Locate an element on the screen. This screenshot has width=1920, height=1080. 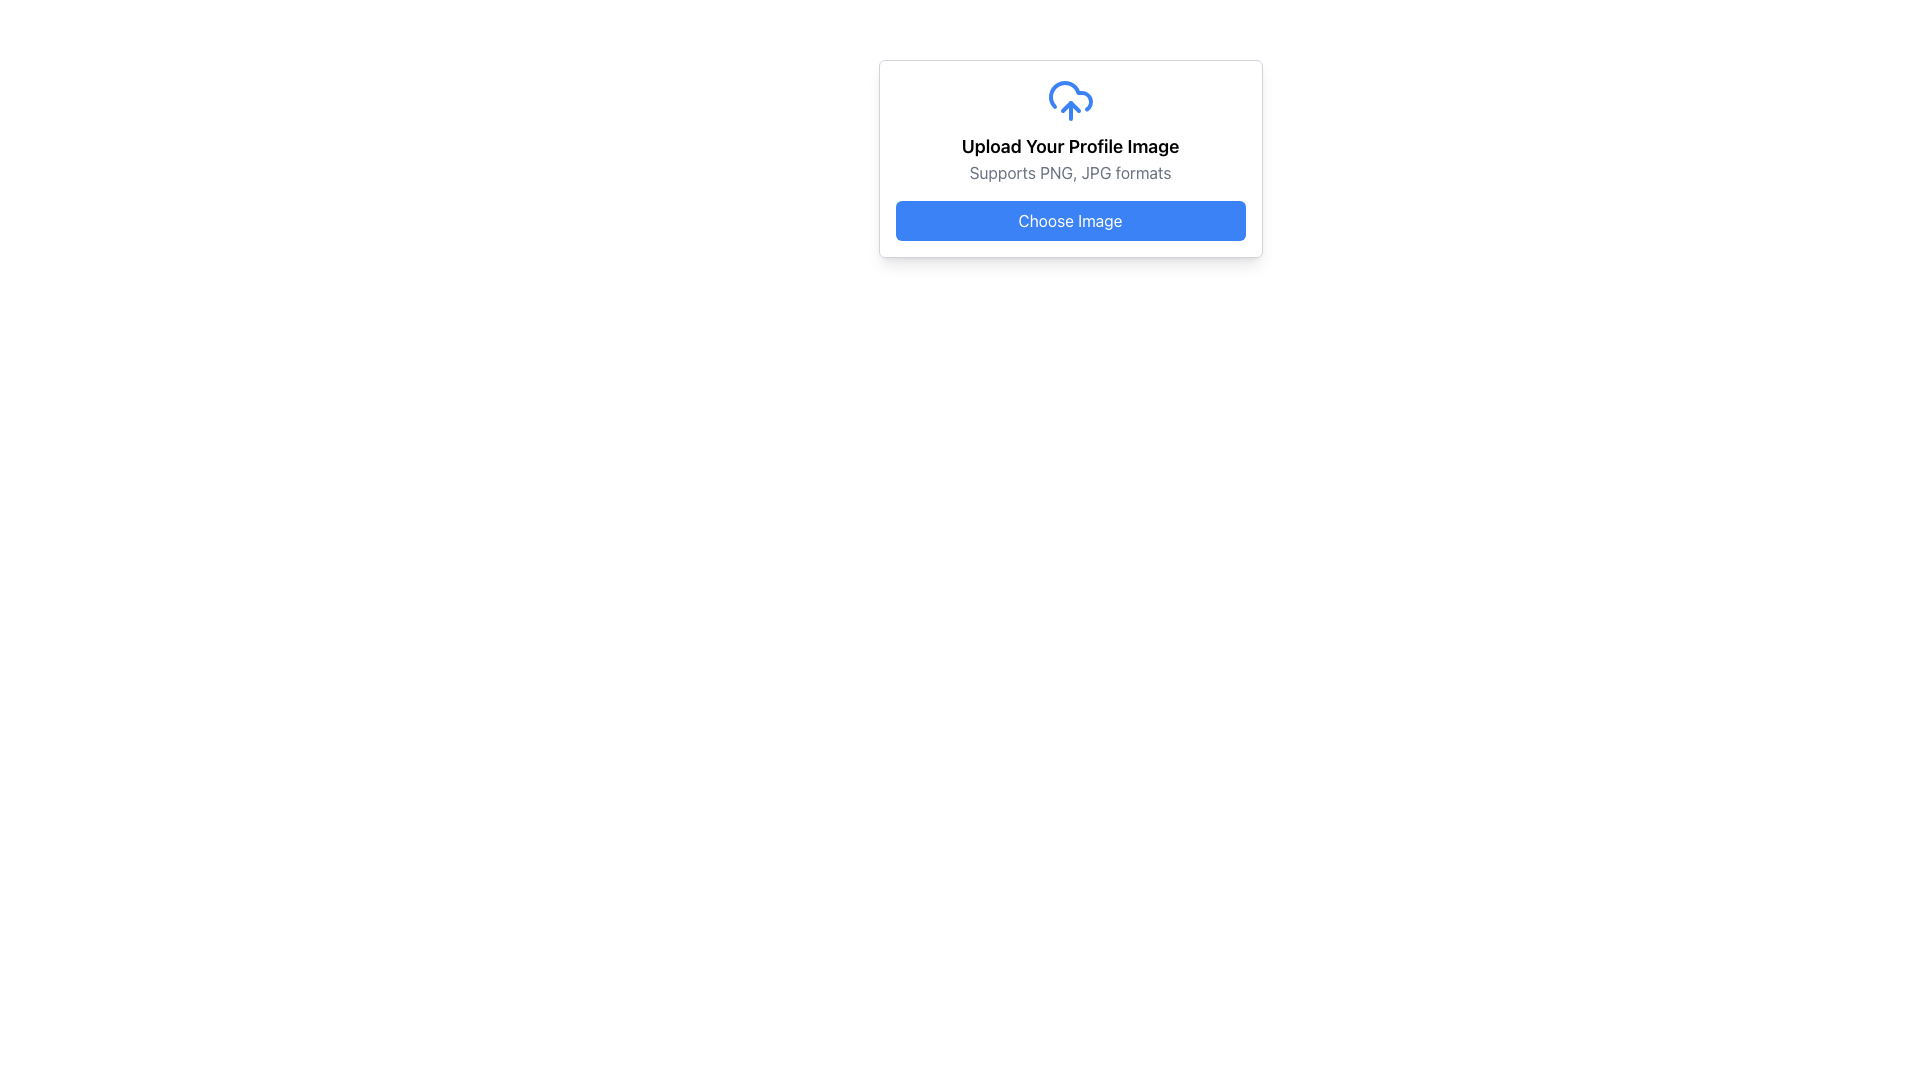
the informational display containing the blue cloud upload icon and the text 'Upload Your Profile Image' which is centrally aligned above the 'Choose Image' button is located at coordinates (1069, 131).